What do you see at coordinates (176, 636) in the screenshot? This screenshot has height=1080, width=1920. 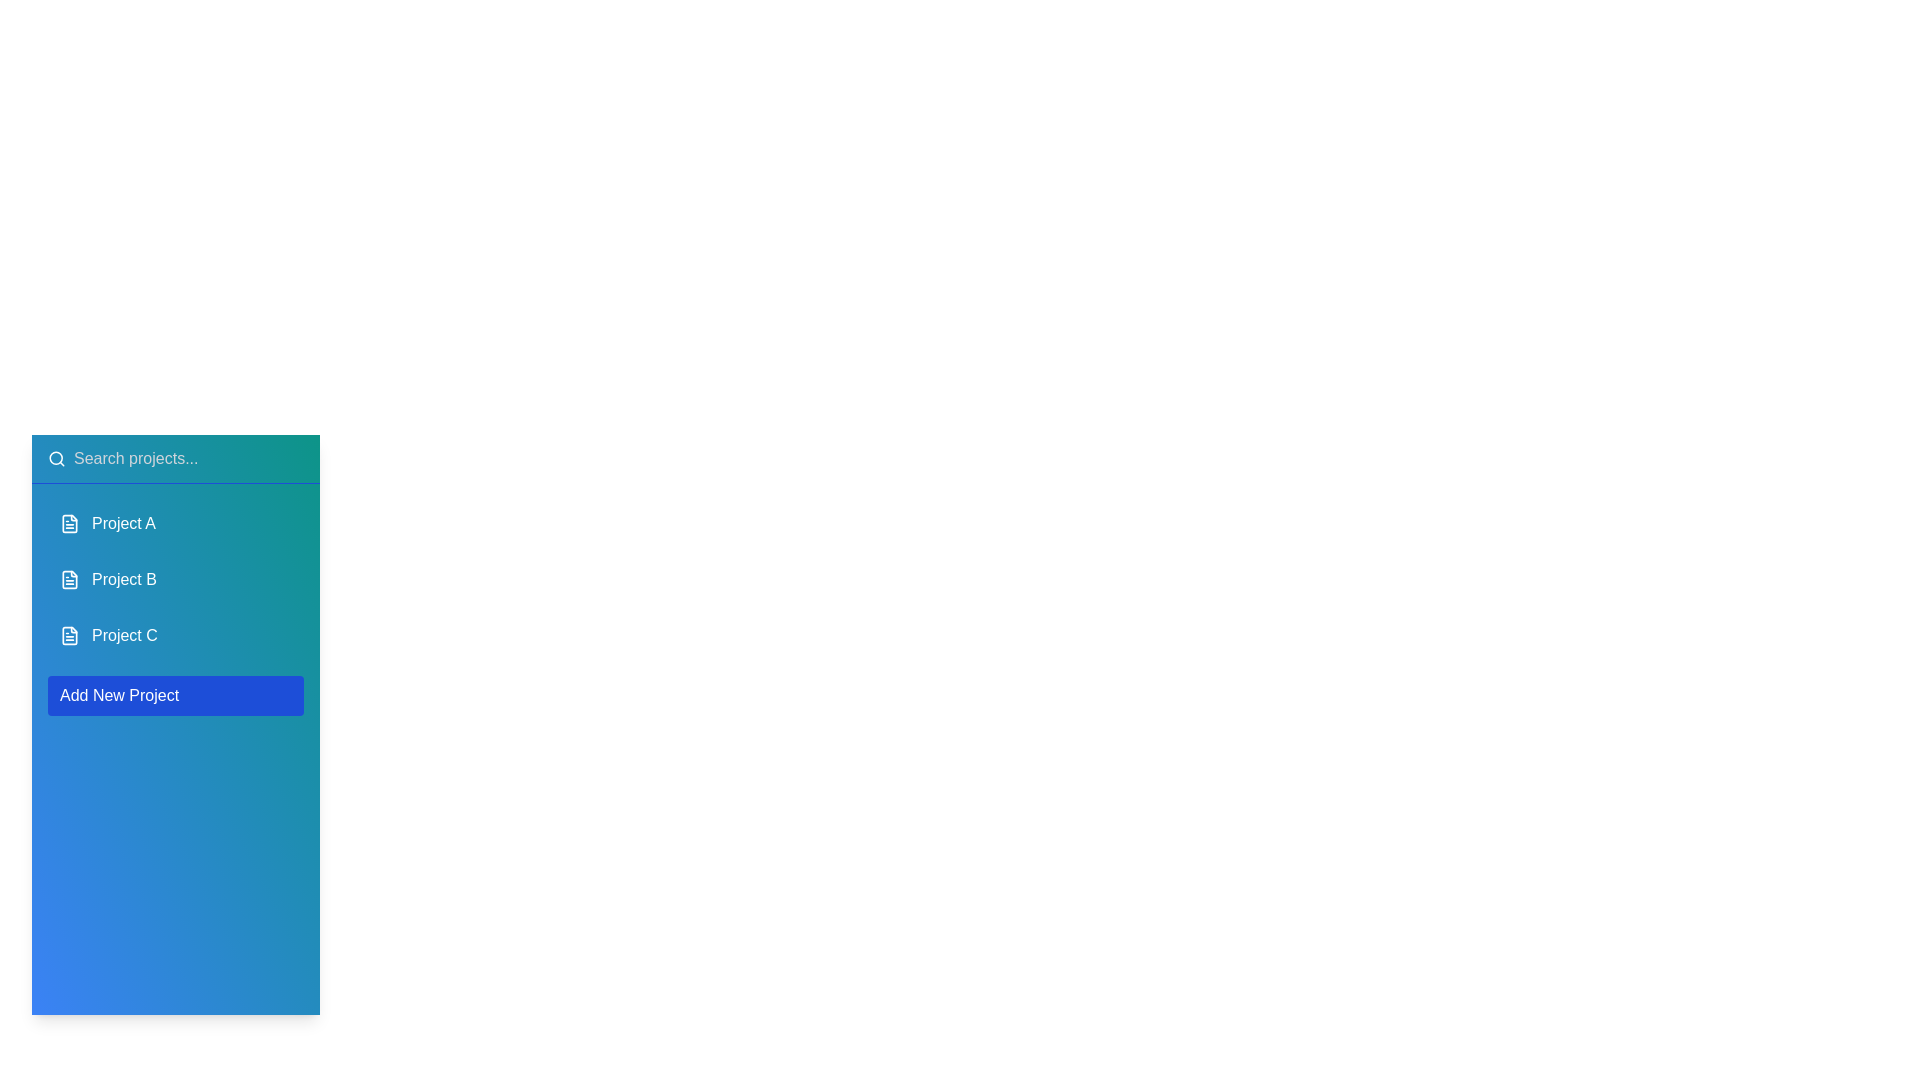 I see `the project named Project C` at bounding box center [176, 636].